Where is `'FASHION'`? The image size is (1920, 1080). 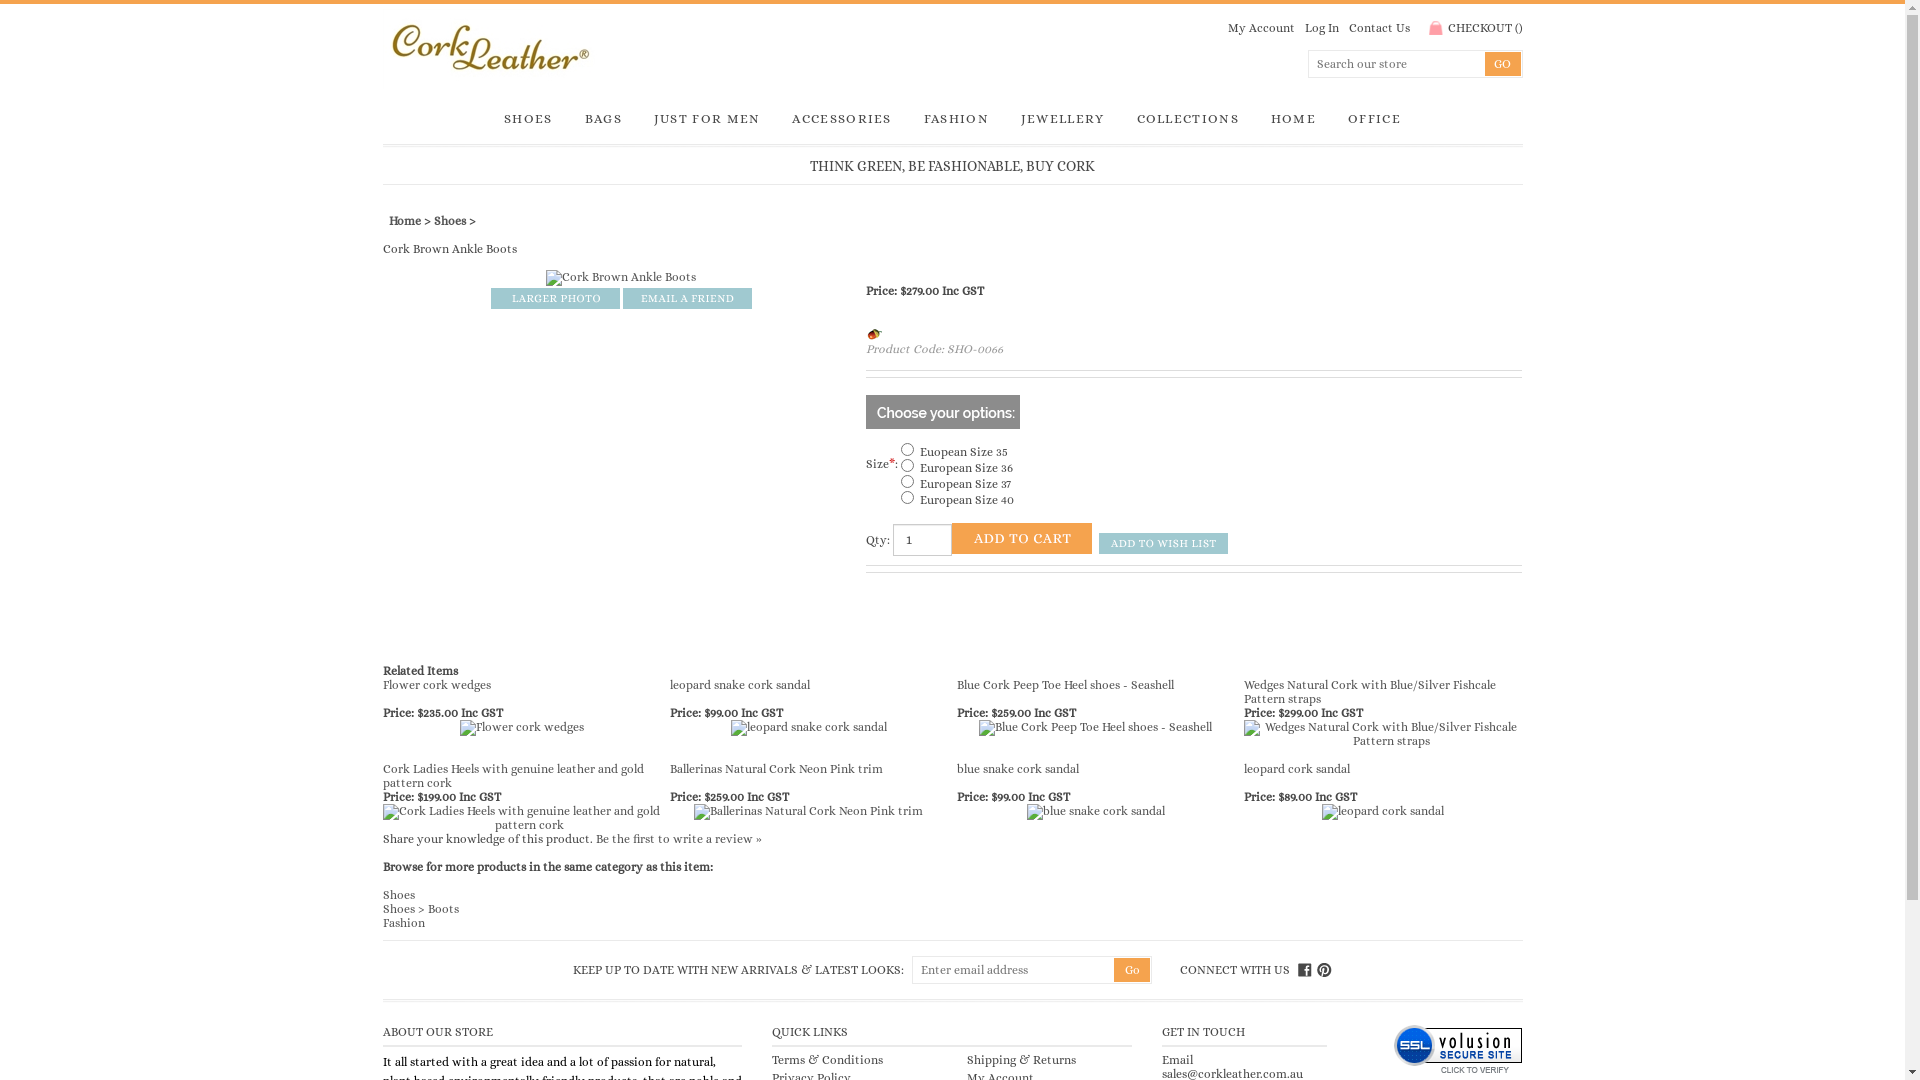 'FASHION' is located at coordinates (955, 119).